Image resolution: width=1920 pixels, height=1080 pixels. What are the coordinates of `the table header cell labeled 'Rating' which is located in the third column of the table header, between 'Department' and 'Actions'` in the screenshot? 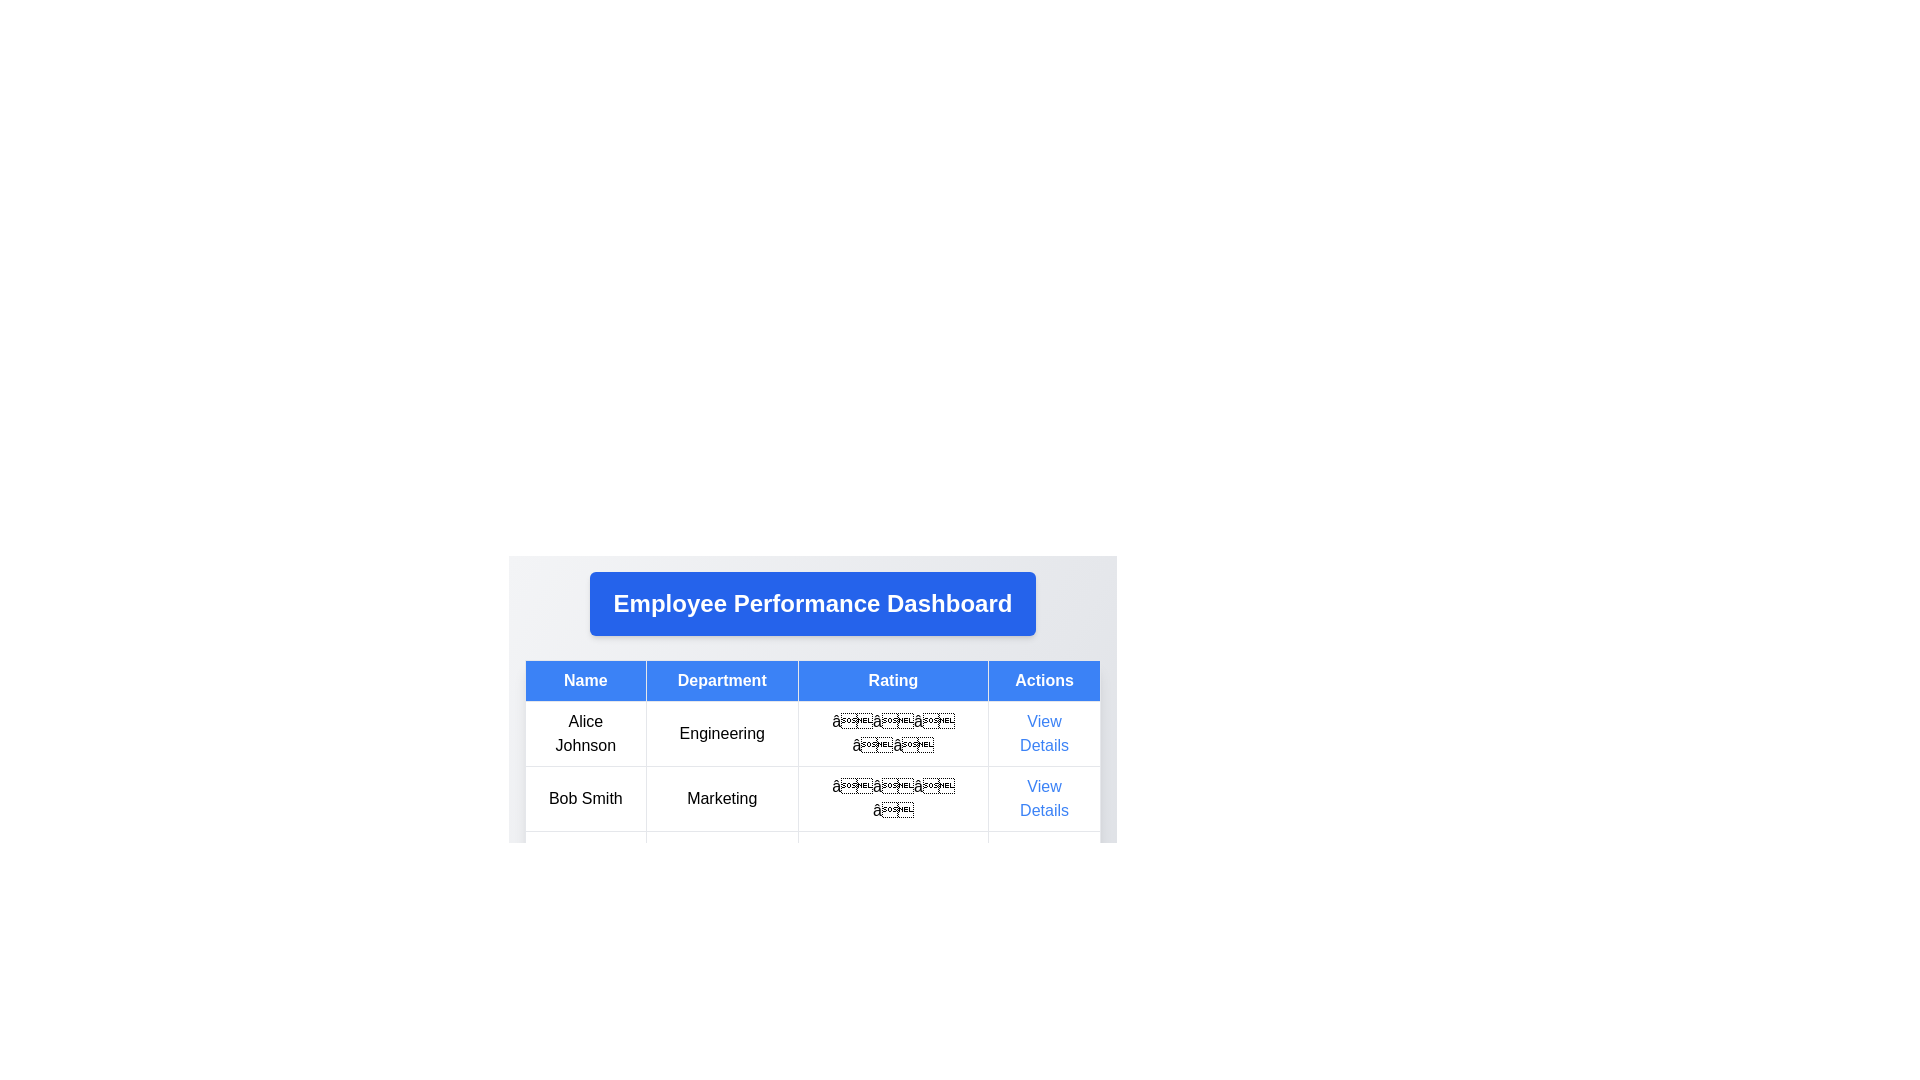 It's located at (892, 680).